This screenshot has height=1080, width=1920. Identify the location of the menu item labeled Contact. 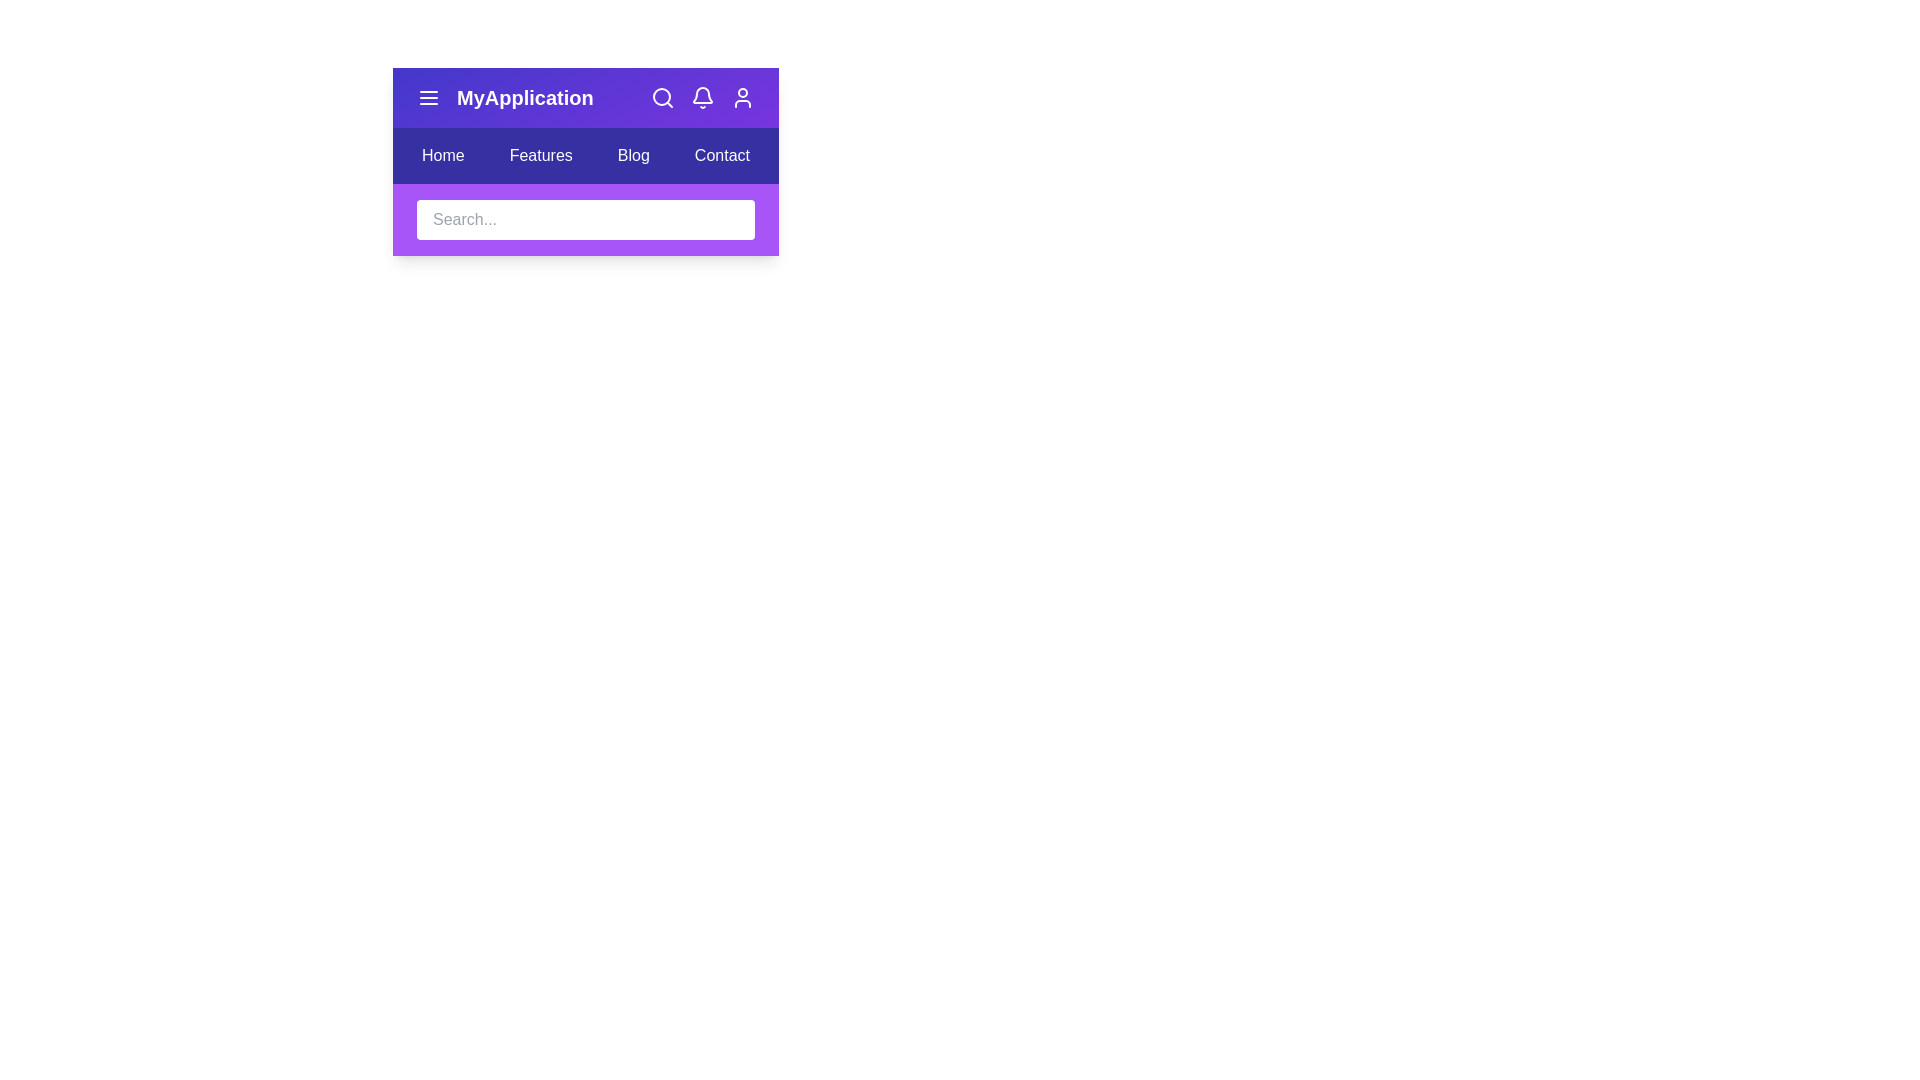
(720, 154).